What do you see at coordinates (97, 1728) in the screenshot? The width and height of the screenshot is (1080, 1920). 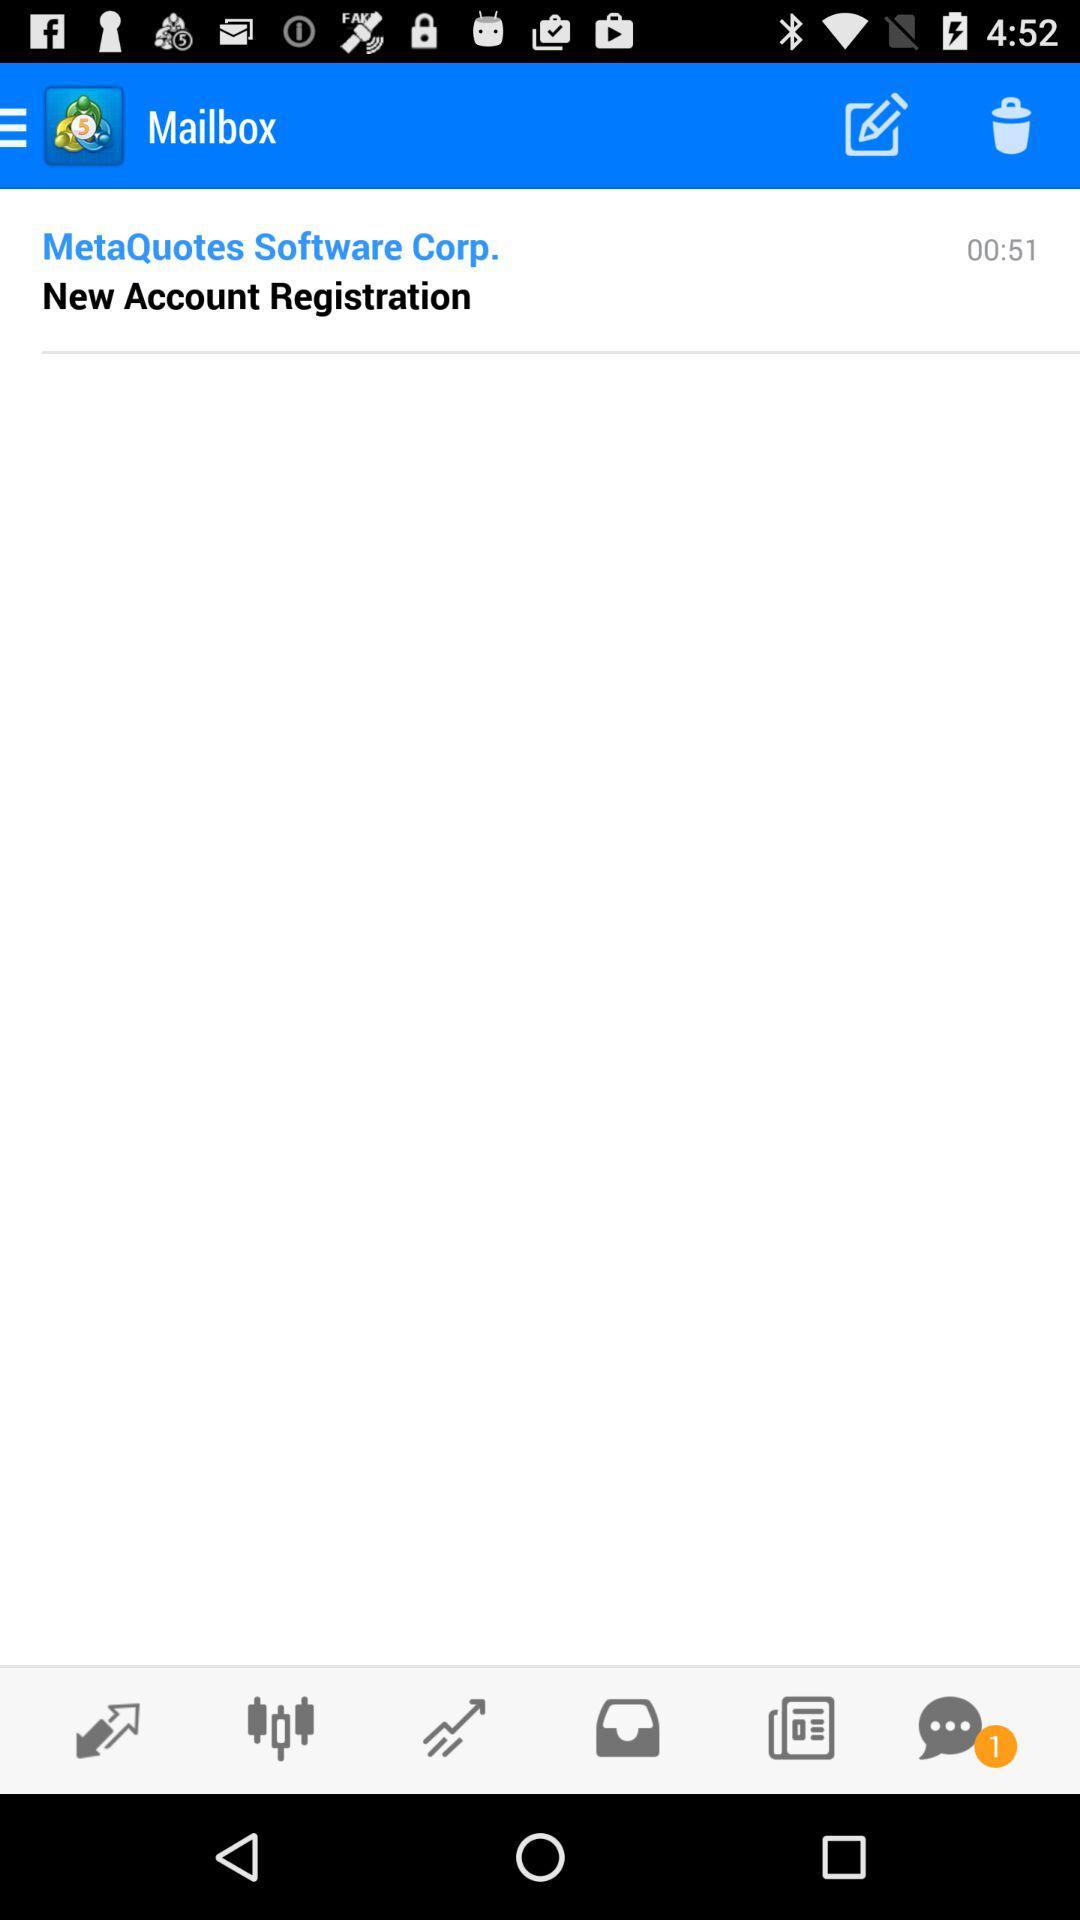 I see `reply` at bounding box center [97, 1728].